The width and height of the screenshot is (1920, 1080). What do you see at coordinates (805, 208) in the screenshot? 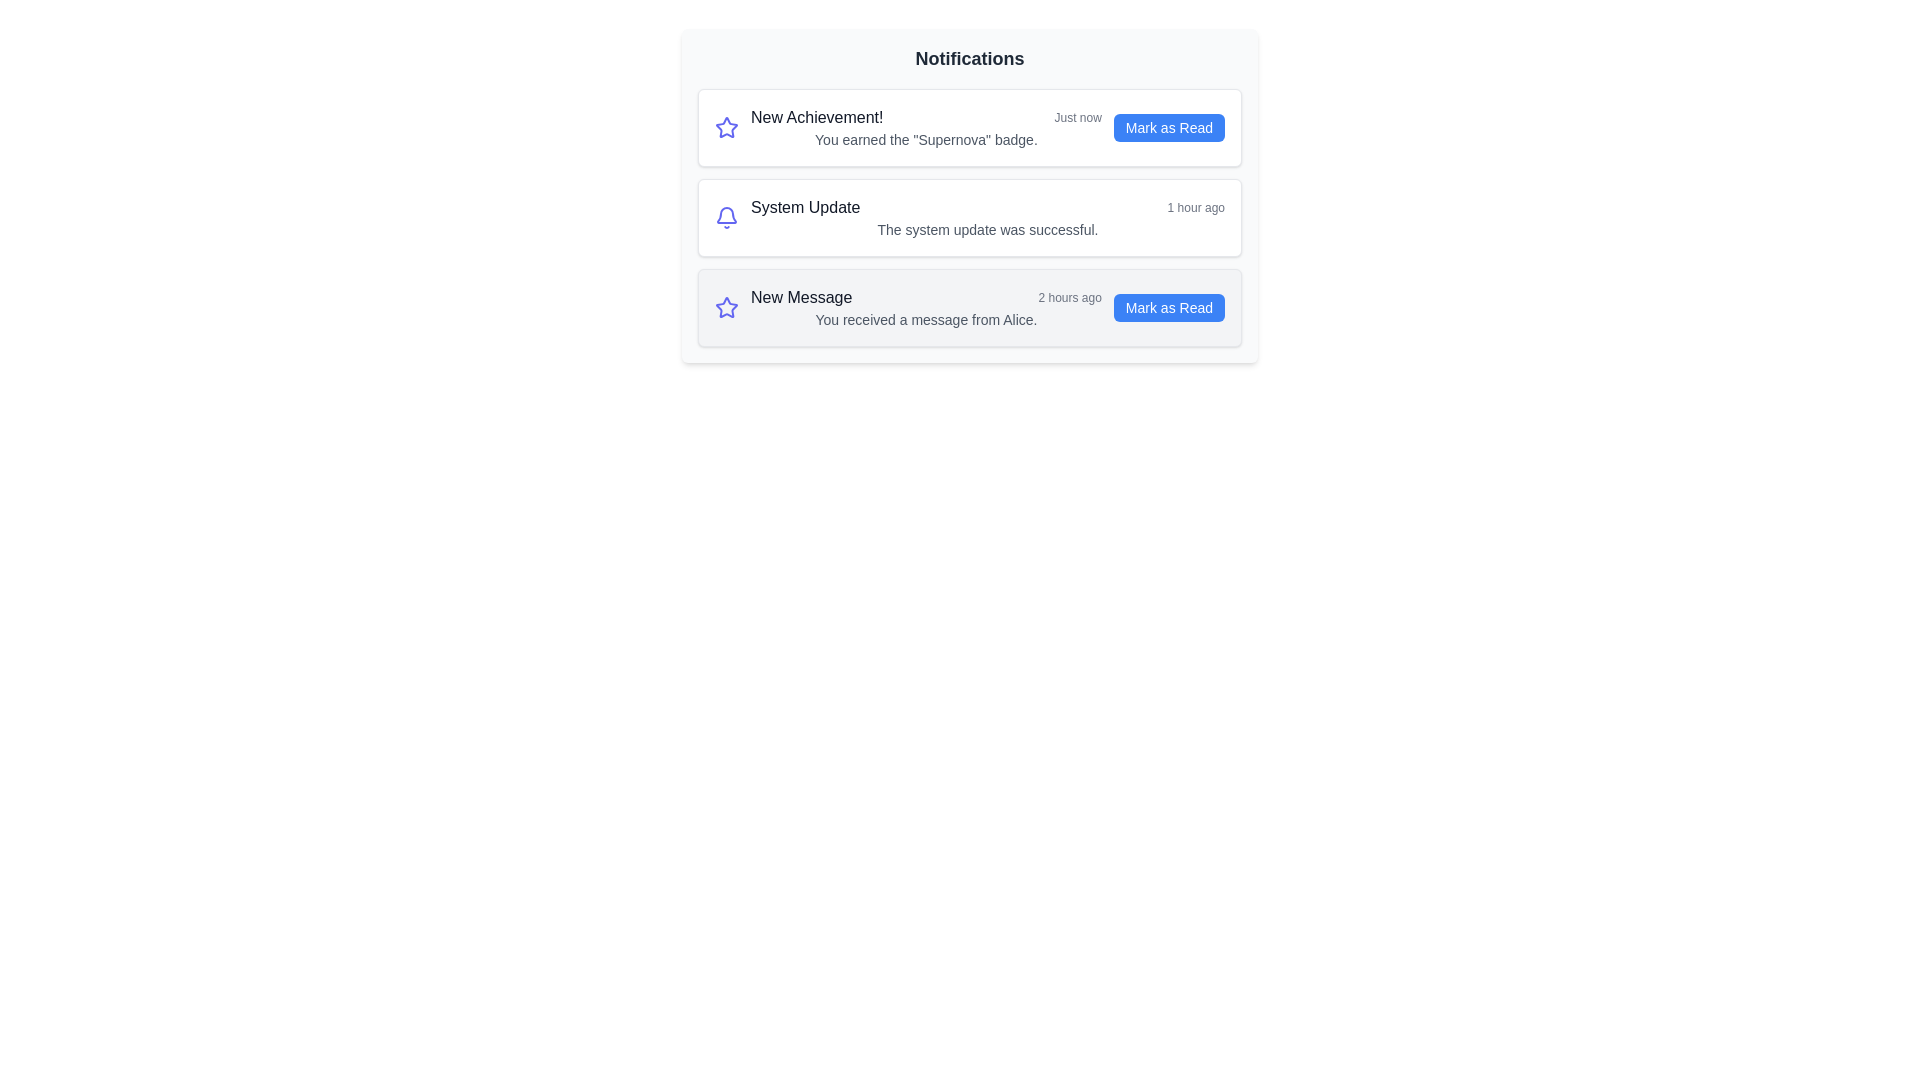
I see `text label displaying 'System Update' located in the second notification card, adjacent to a bell icon` at bounding box center [805, 208].